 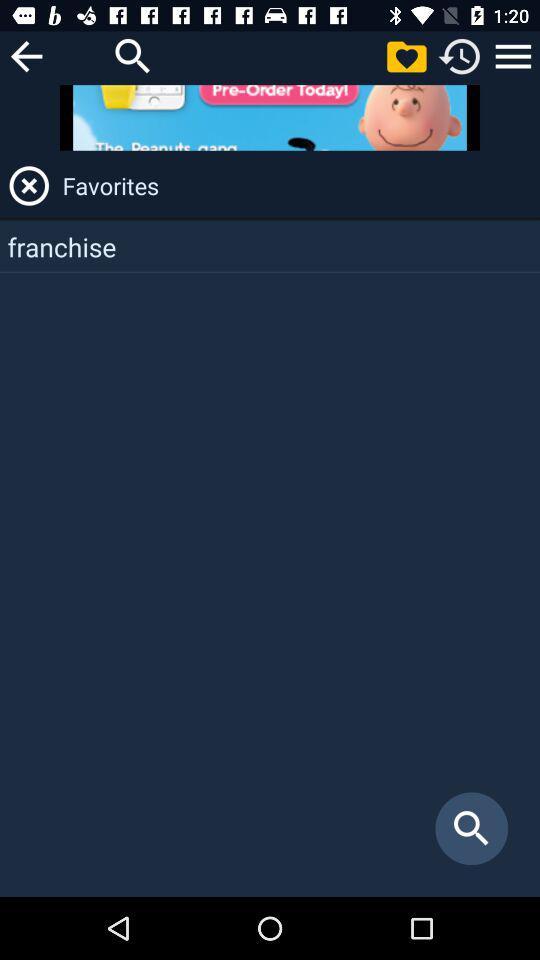 I want to click on the history icon, so click(x=460, y=55).